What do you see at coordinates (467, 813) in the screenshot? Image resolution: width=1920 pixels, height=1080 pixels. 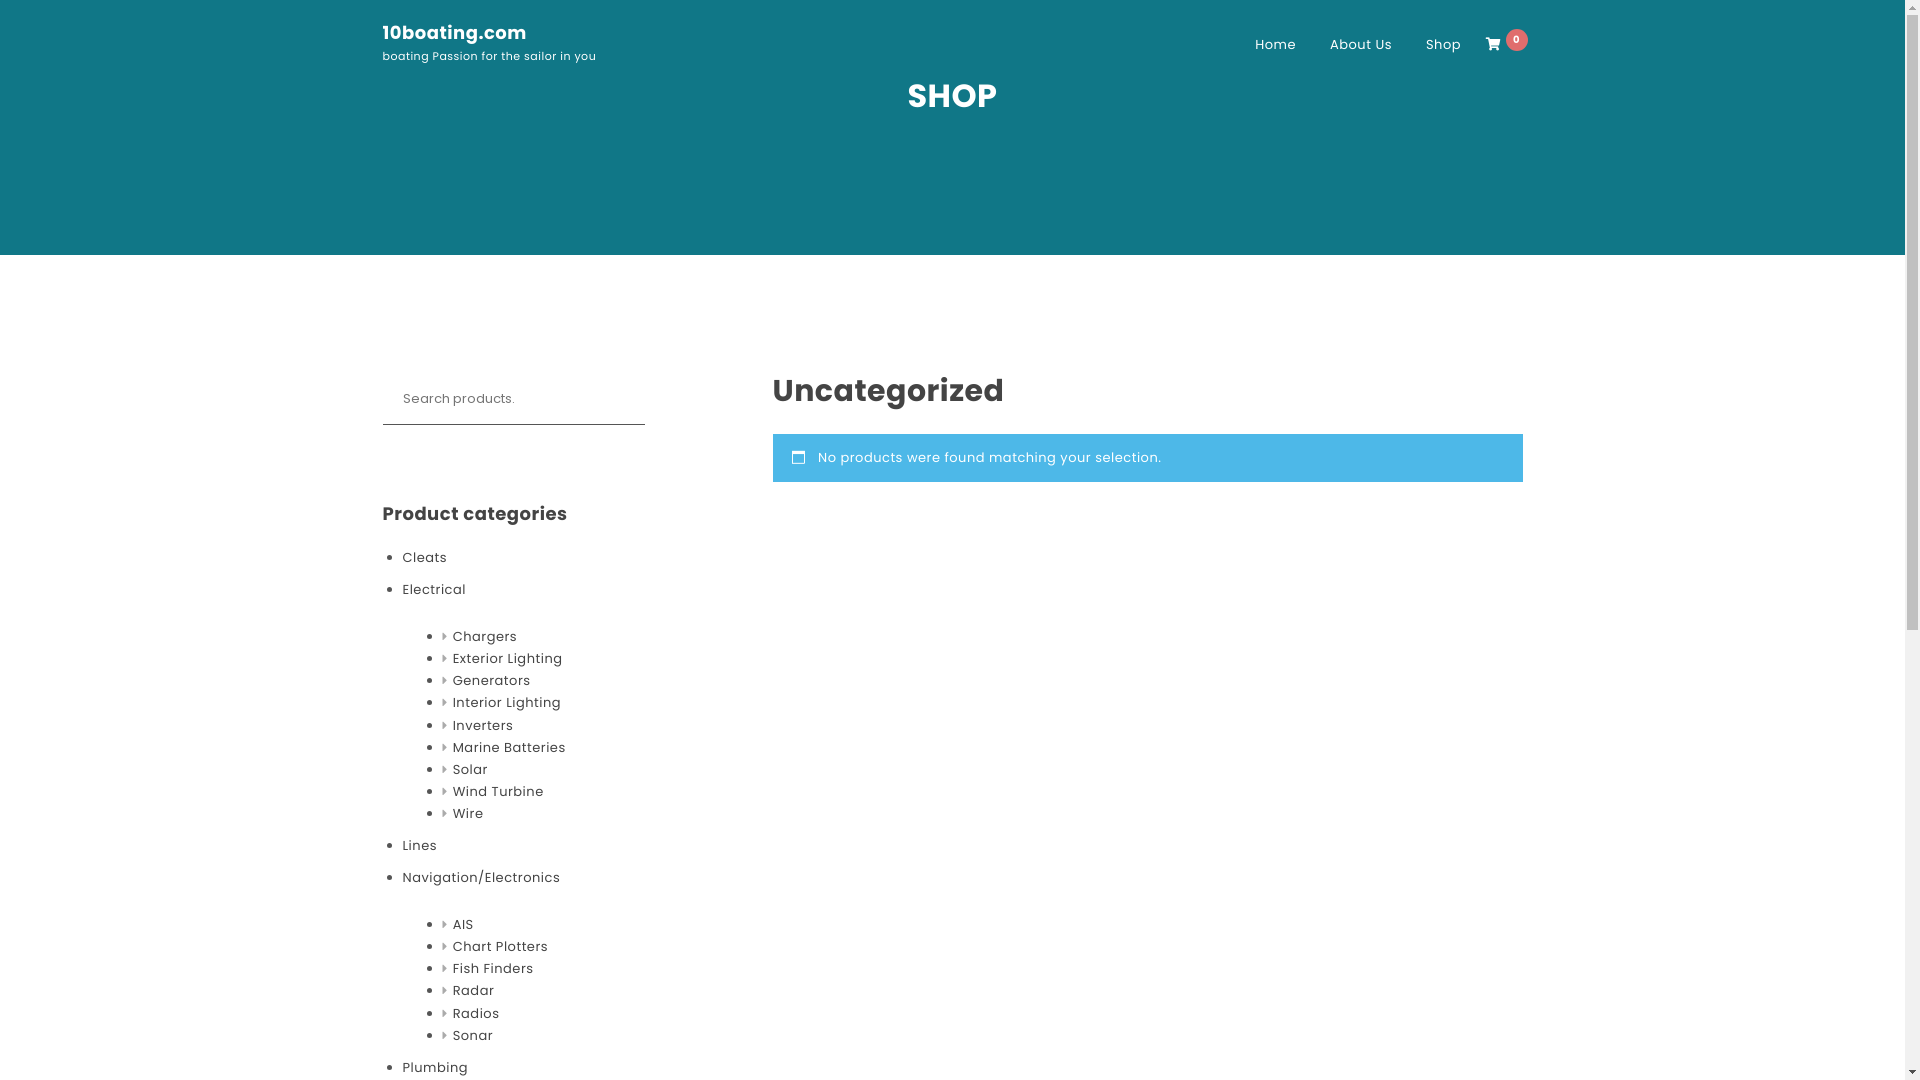 I see `'Wire'` at bounding box center [467, 813].